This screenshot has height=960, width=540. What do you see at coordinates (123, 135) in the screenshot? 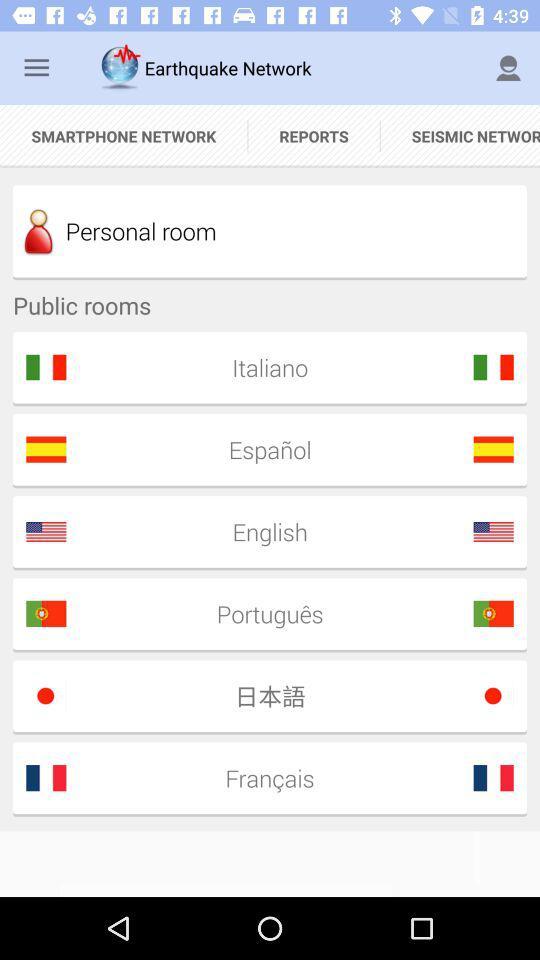
I see `smartphone network icon` at bounding box center [123, 135].